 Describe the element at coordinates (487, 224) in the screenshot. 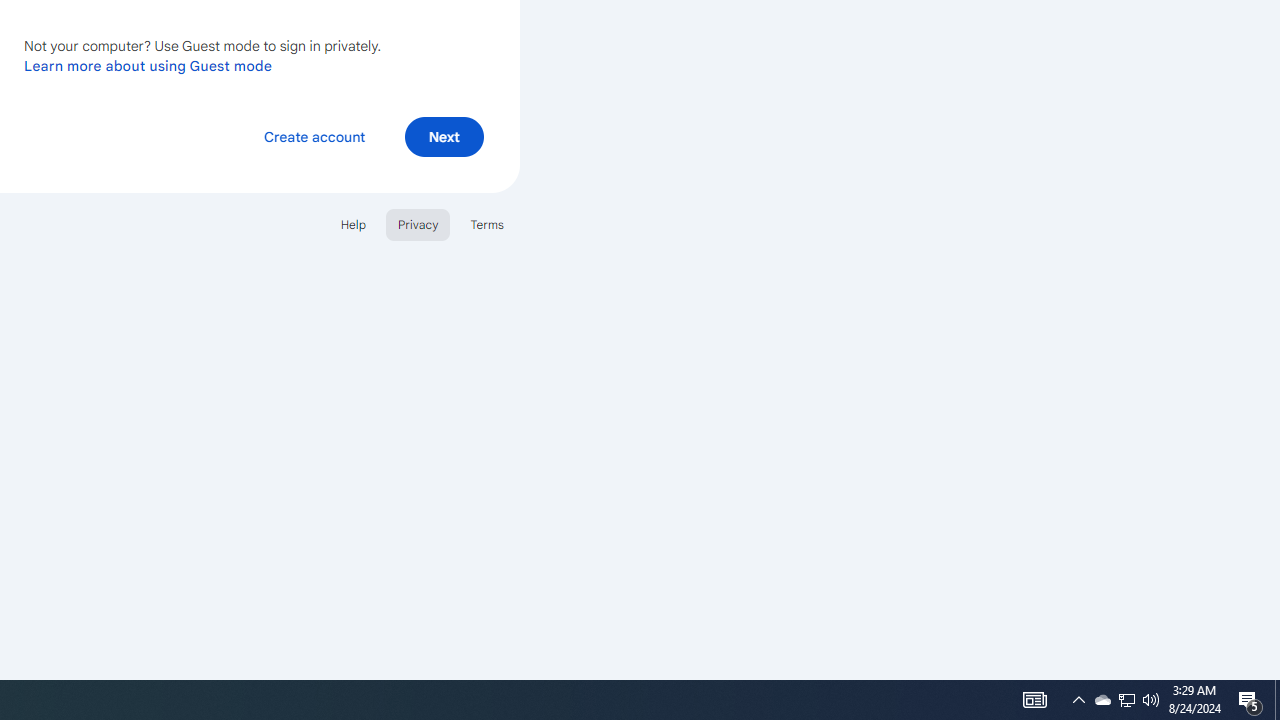

I see `'Terms'` at that location.